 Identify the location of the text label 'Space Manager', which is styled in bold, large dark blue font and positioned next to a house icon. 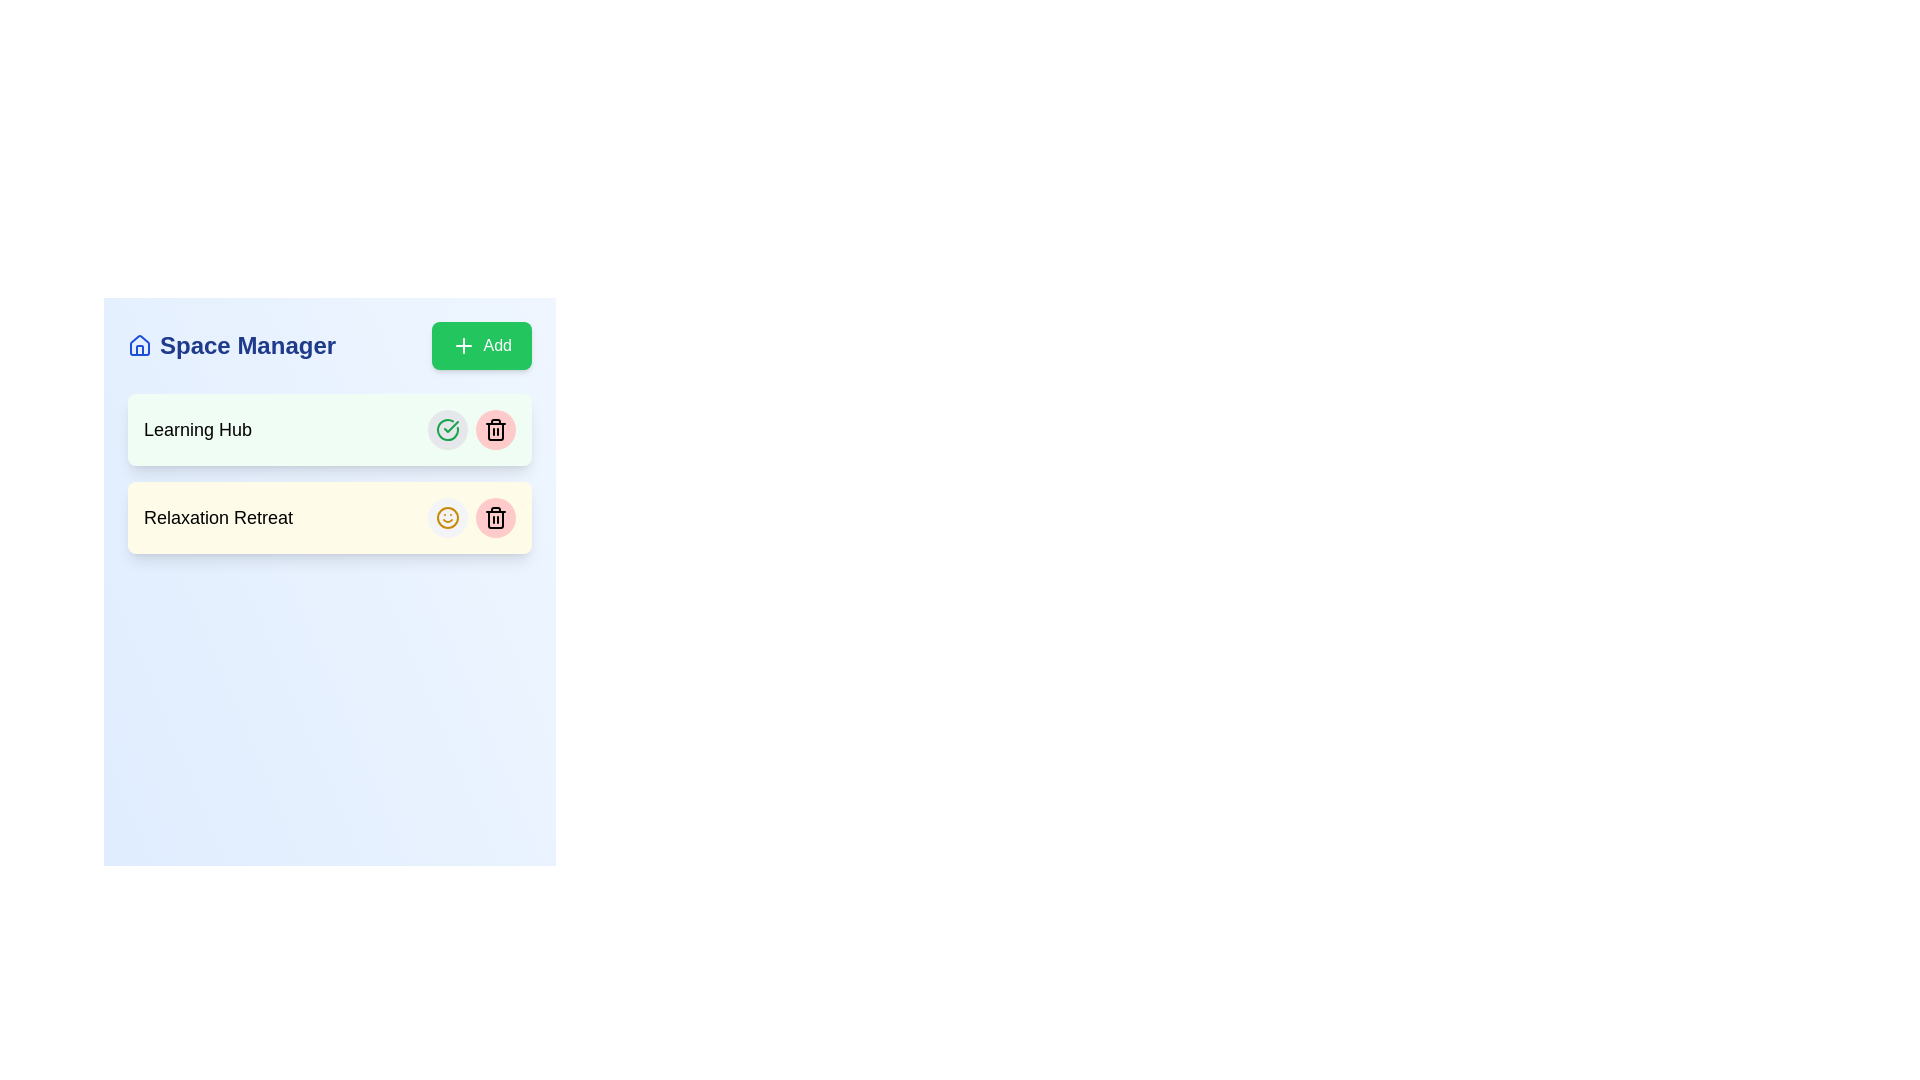
(247, 345).